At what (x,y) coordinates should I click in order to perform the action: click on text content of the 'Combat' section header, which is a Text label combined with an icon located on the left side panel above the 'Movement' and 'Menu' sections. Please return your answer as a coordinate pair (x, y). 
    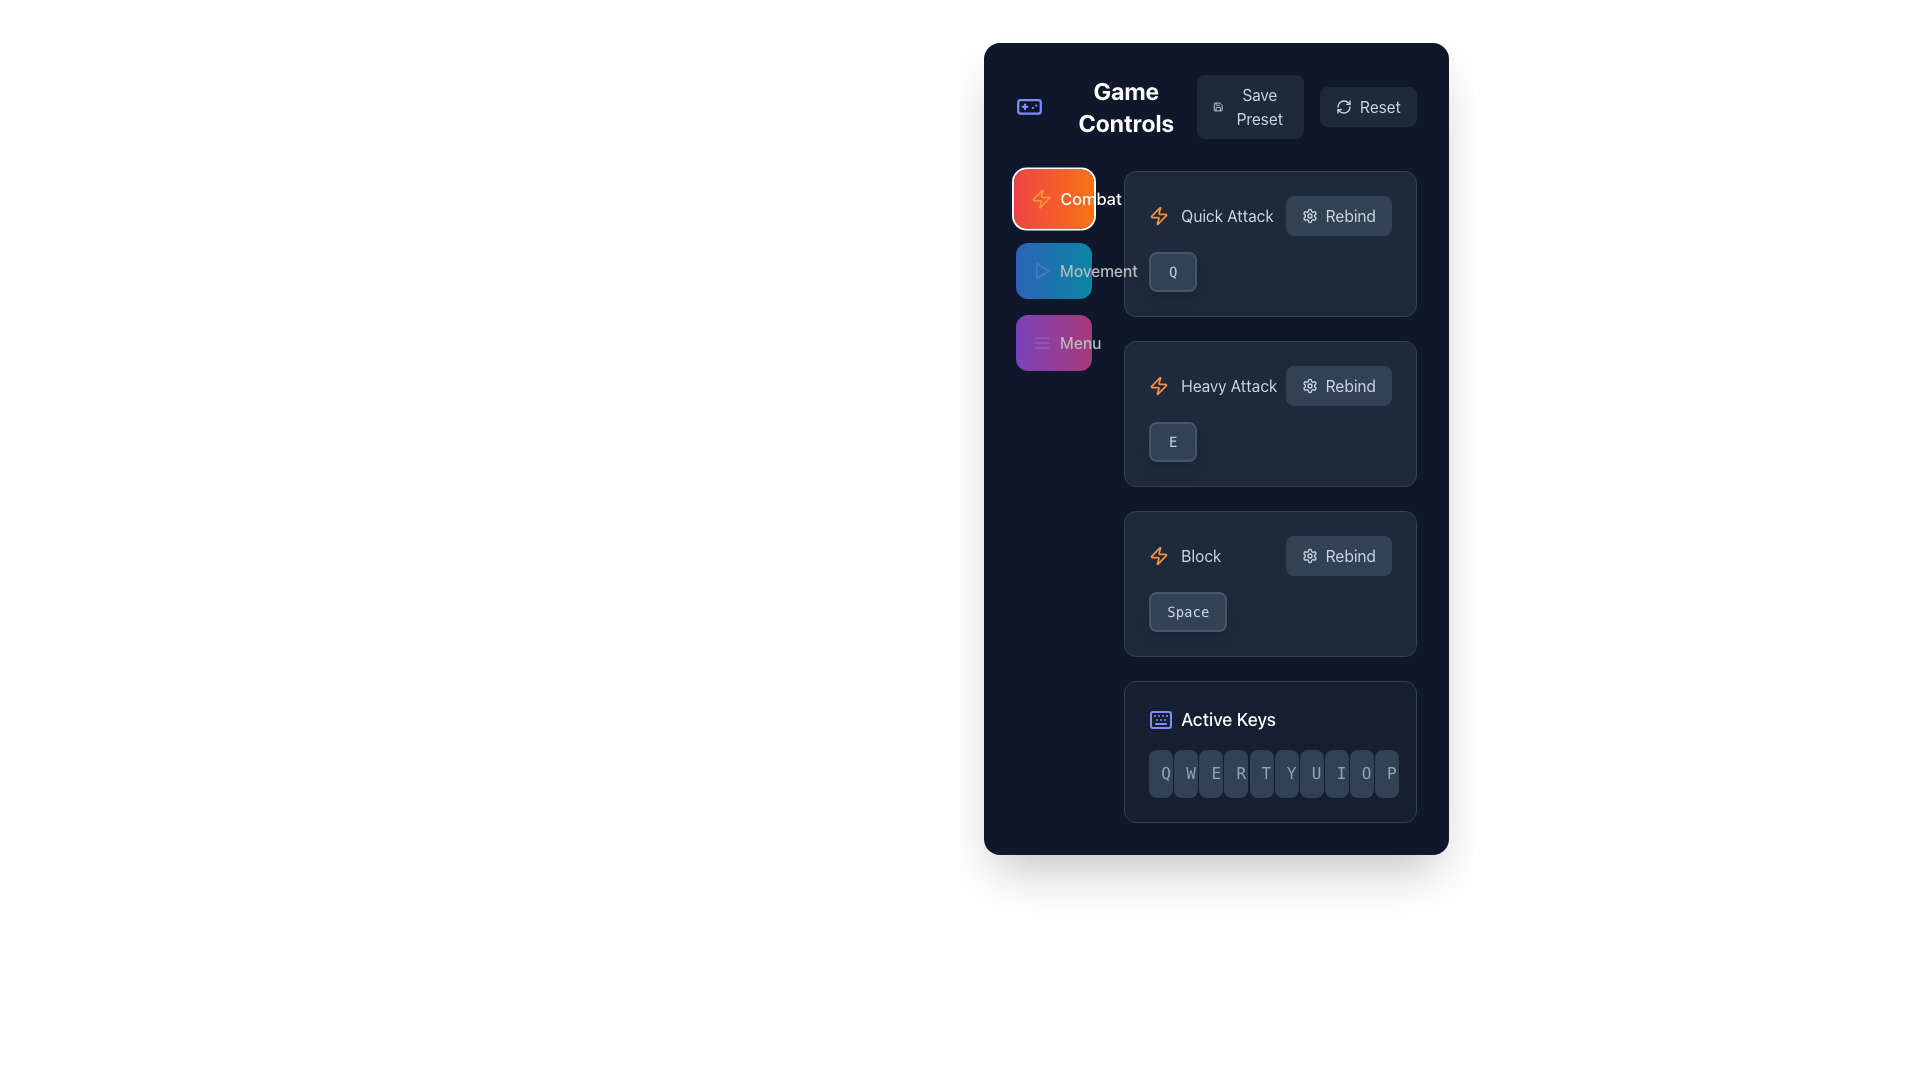
    Looking at the image, I should click on (1053, 199).